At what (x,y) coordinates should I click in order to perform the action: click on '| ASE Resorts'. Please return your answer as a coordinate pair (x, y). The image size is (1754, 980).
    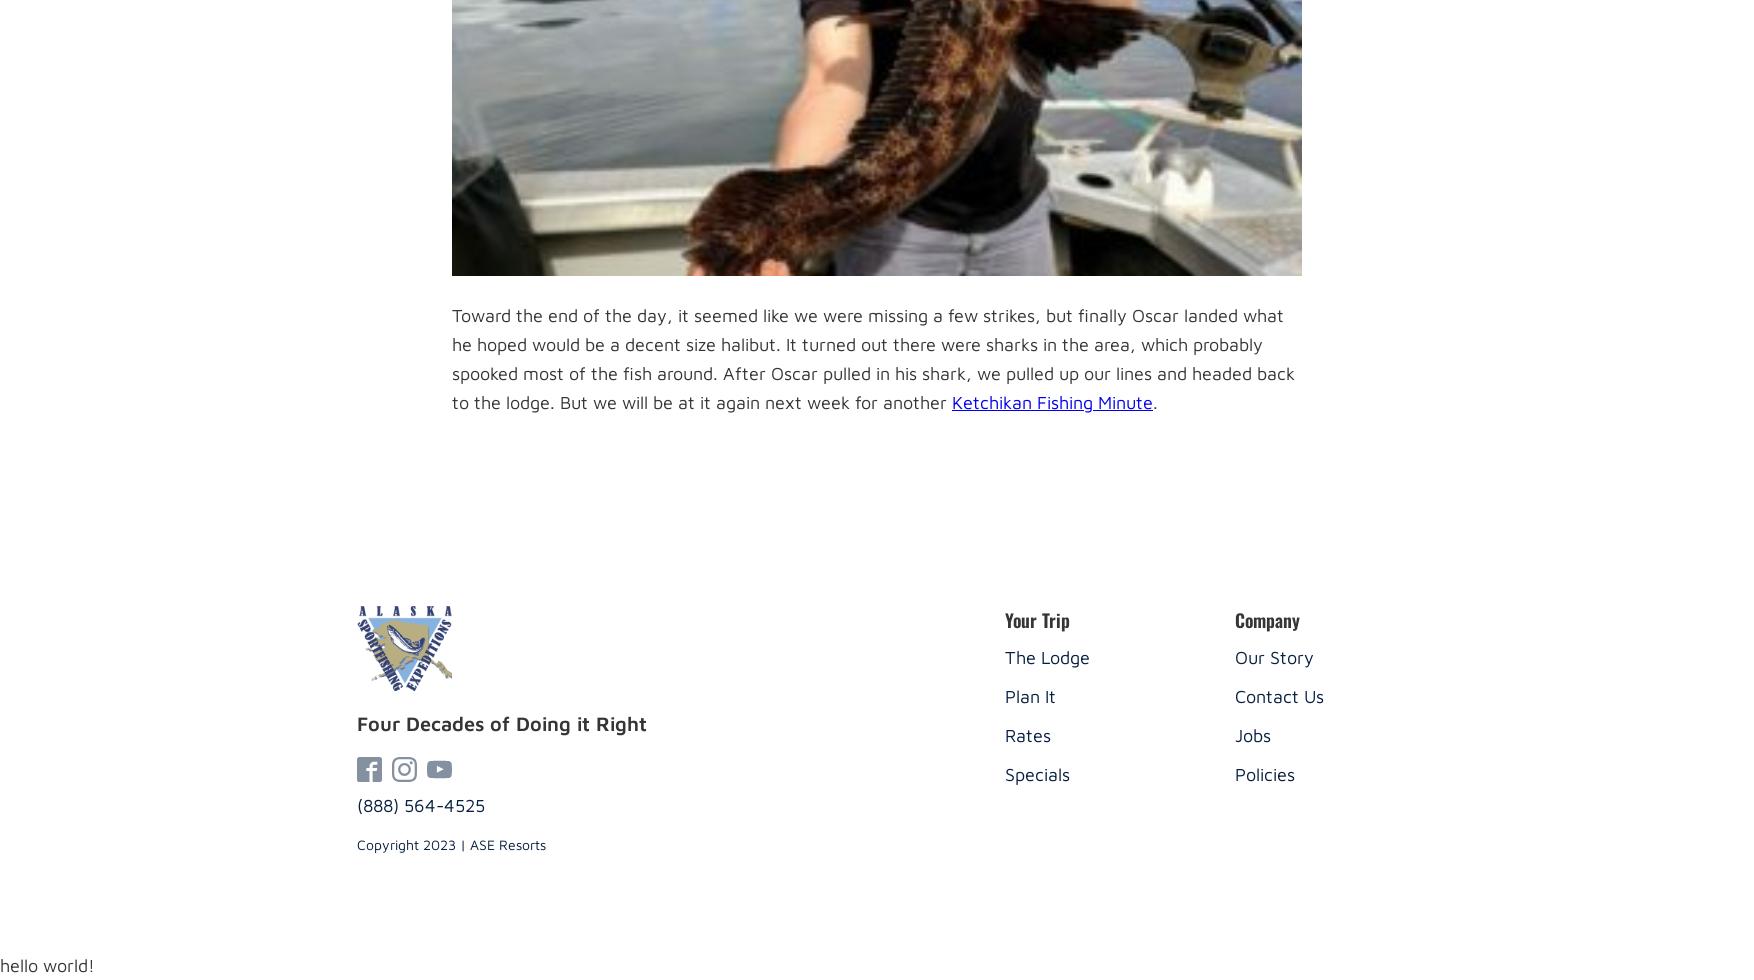
    Looking at the image, I should click on (499, 844).